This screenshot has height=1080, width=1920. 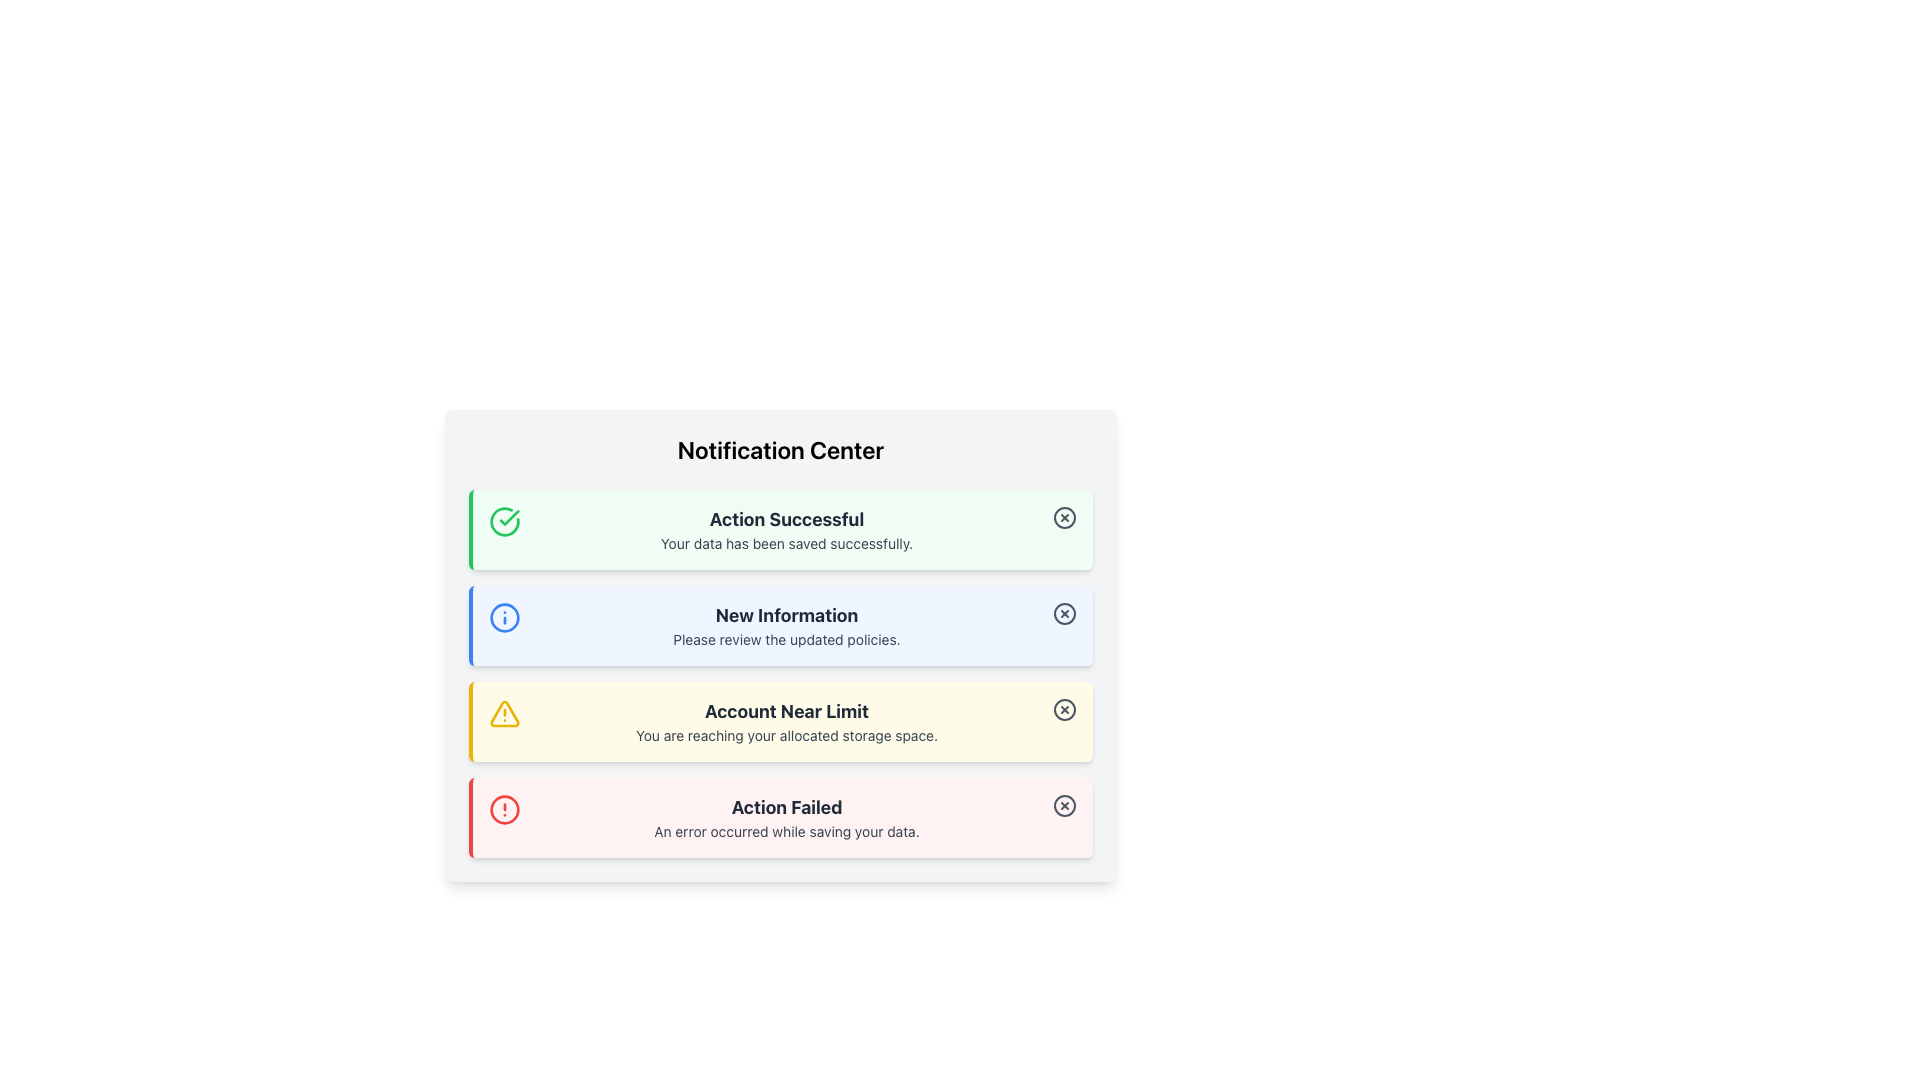 What do you see at coordinates (504, 520) in the screenshot?
I see `the status icon located to the left of the 'Action Successful' text in the green-highlighted notification bar` at bounding box center [504, 520].